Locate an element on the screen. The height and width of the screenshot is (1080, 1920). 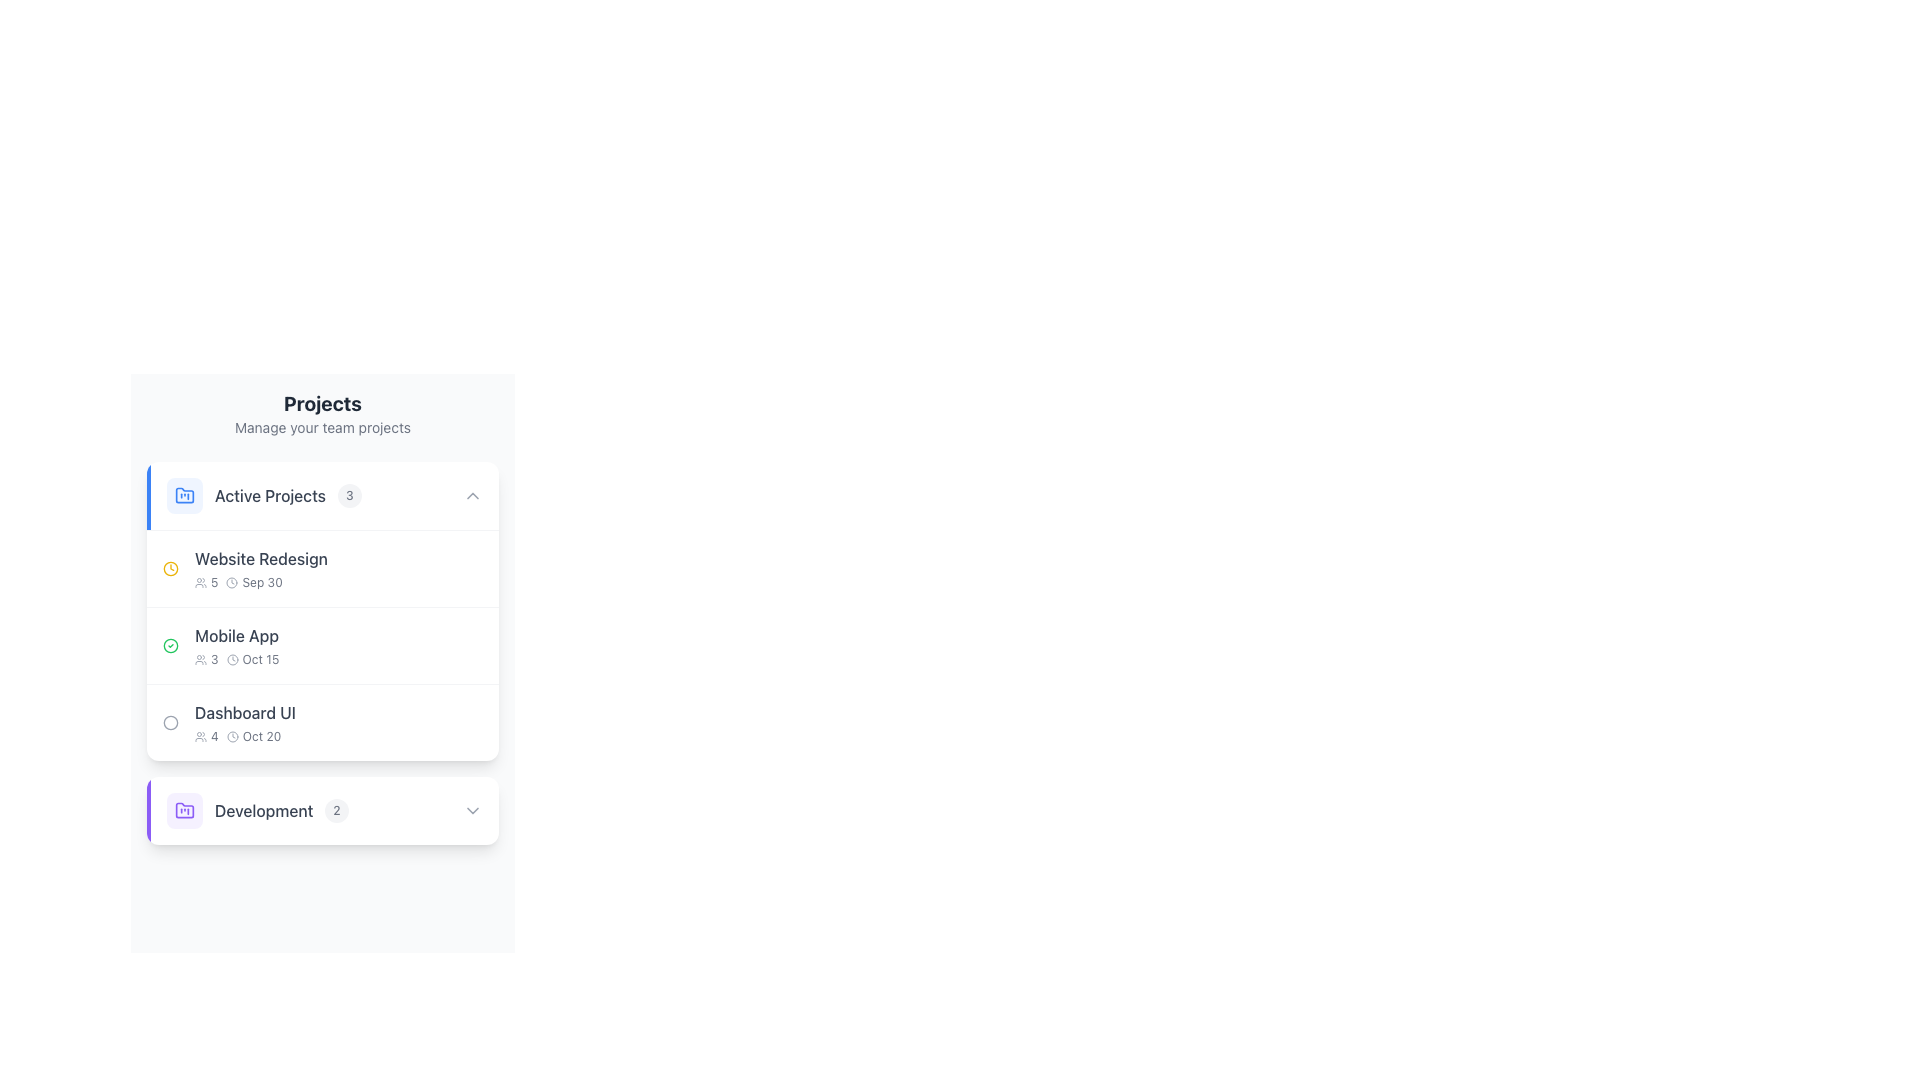
on the 'Mobile App' text display within the 'Active Projects' section is located at coordinates (237, 645).